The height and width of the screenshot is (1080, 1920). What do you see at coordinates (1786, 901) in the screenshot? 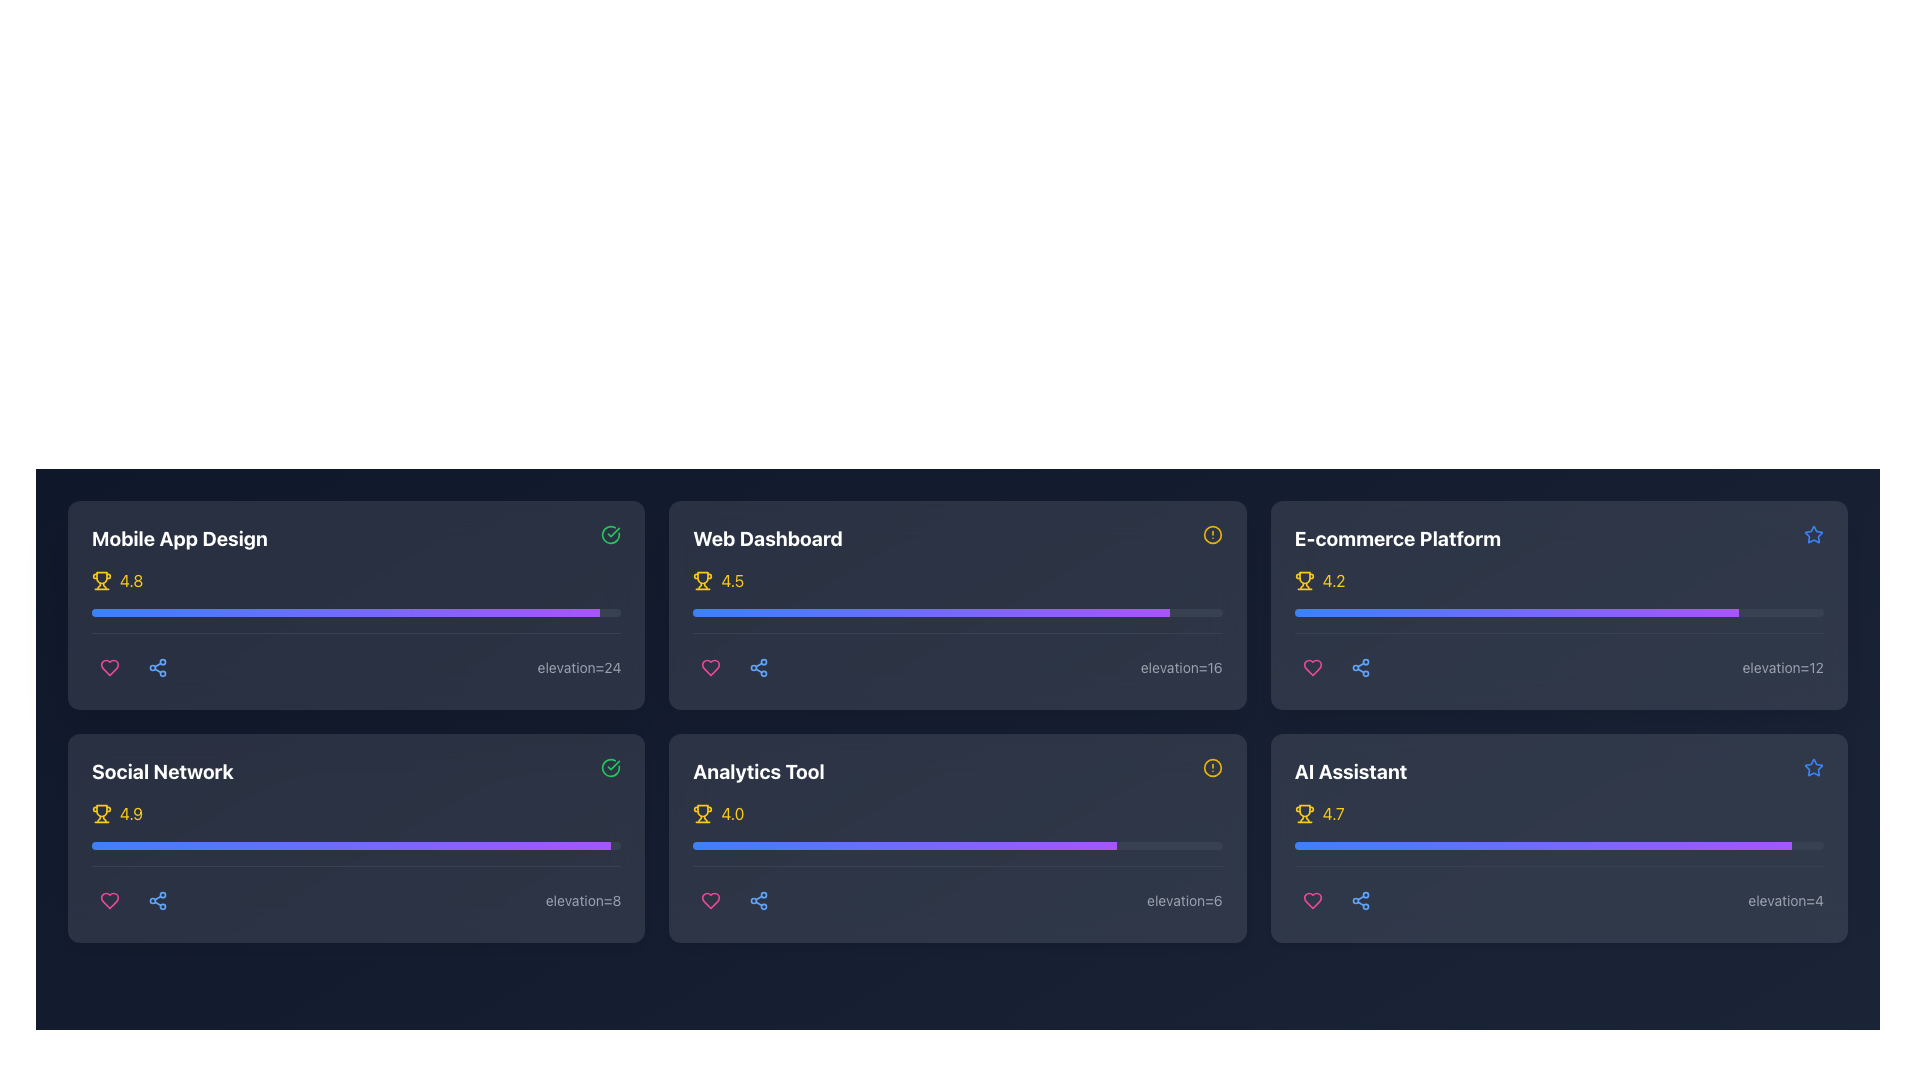
I see `the static informational text element displaying 'elevation=4' in gray color located in the bottom-right corner of the 'AI Assistant' card` at bounding box center [1786, 901].